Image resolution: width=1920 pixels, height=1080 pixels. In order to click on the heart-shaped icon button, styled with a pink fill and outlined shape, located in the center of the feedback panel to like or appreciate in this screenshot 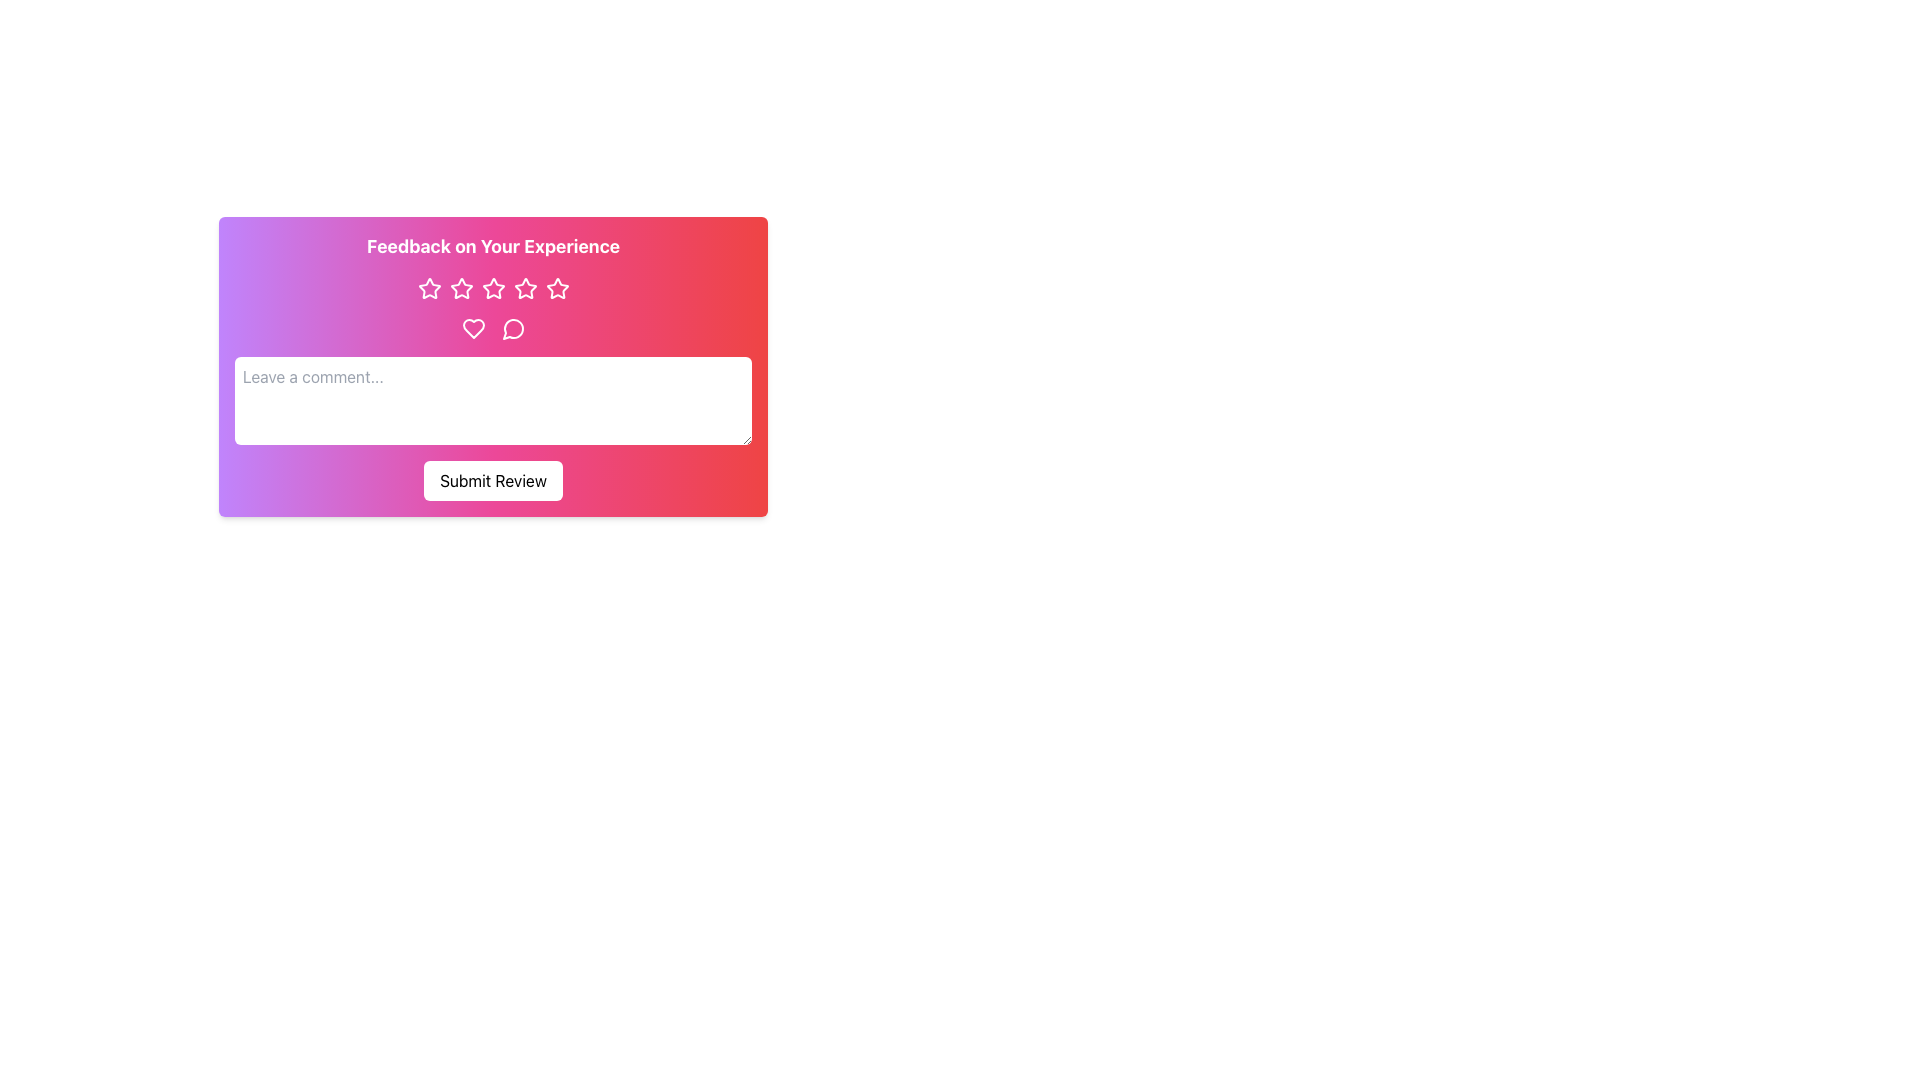, I will do `click(472, 327)`.